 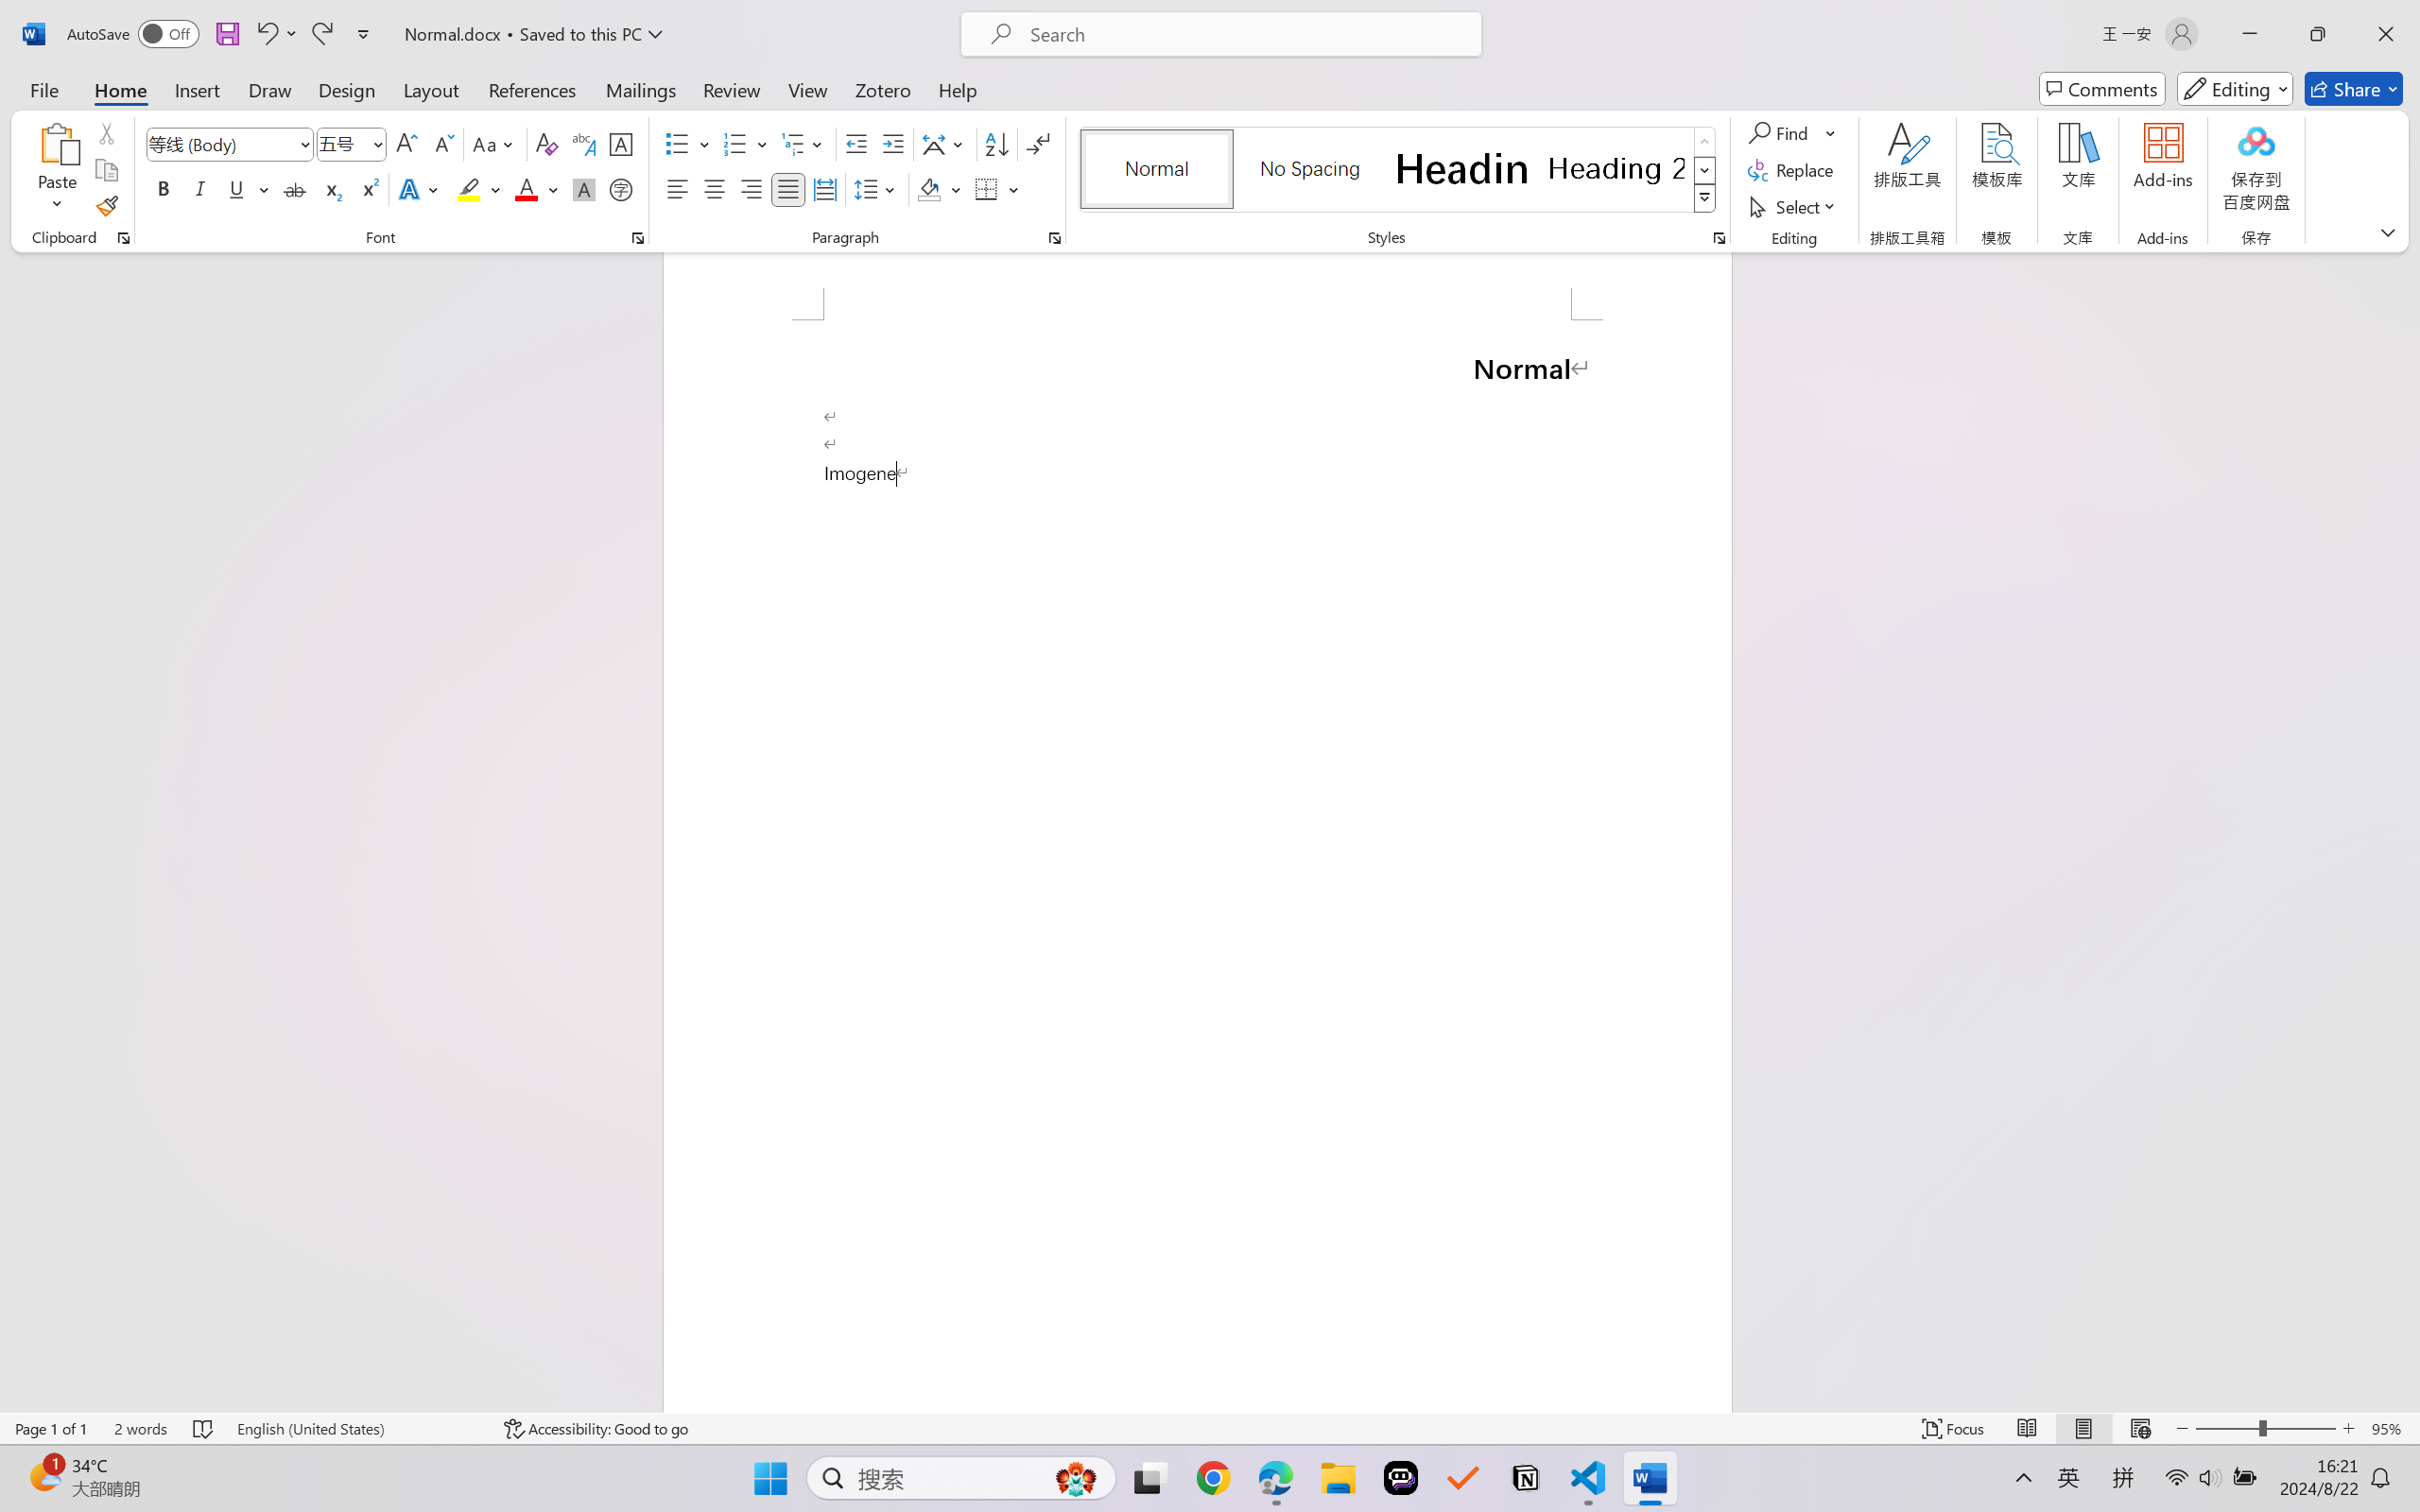 What do you see at coordinates (2235, 88) in the screenshot?
I see `'Mode'` at bounding box center [2235, 88].